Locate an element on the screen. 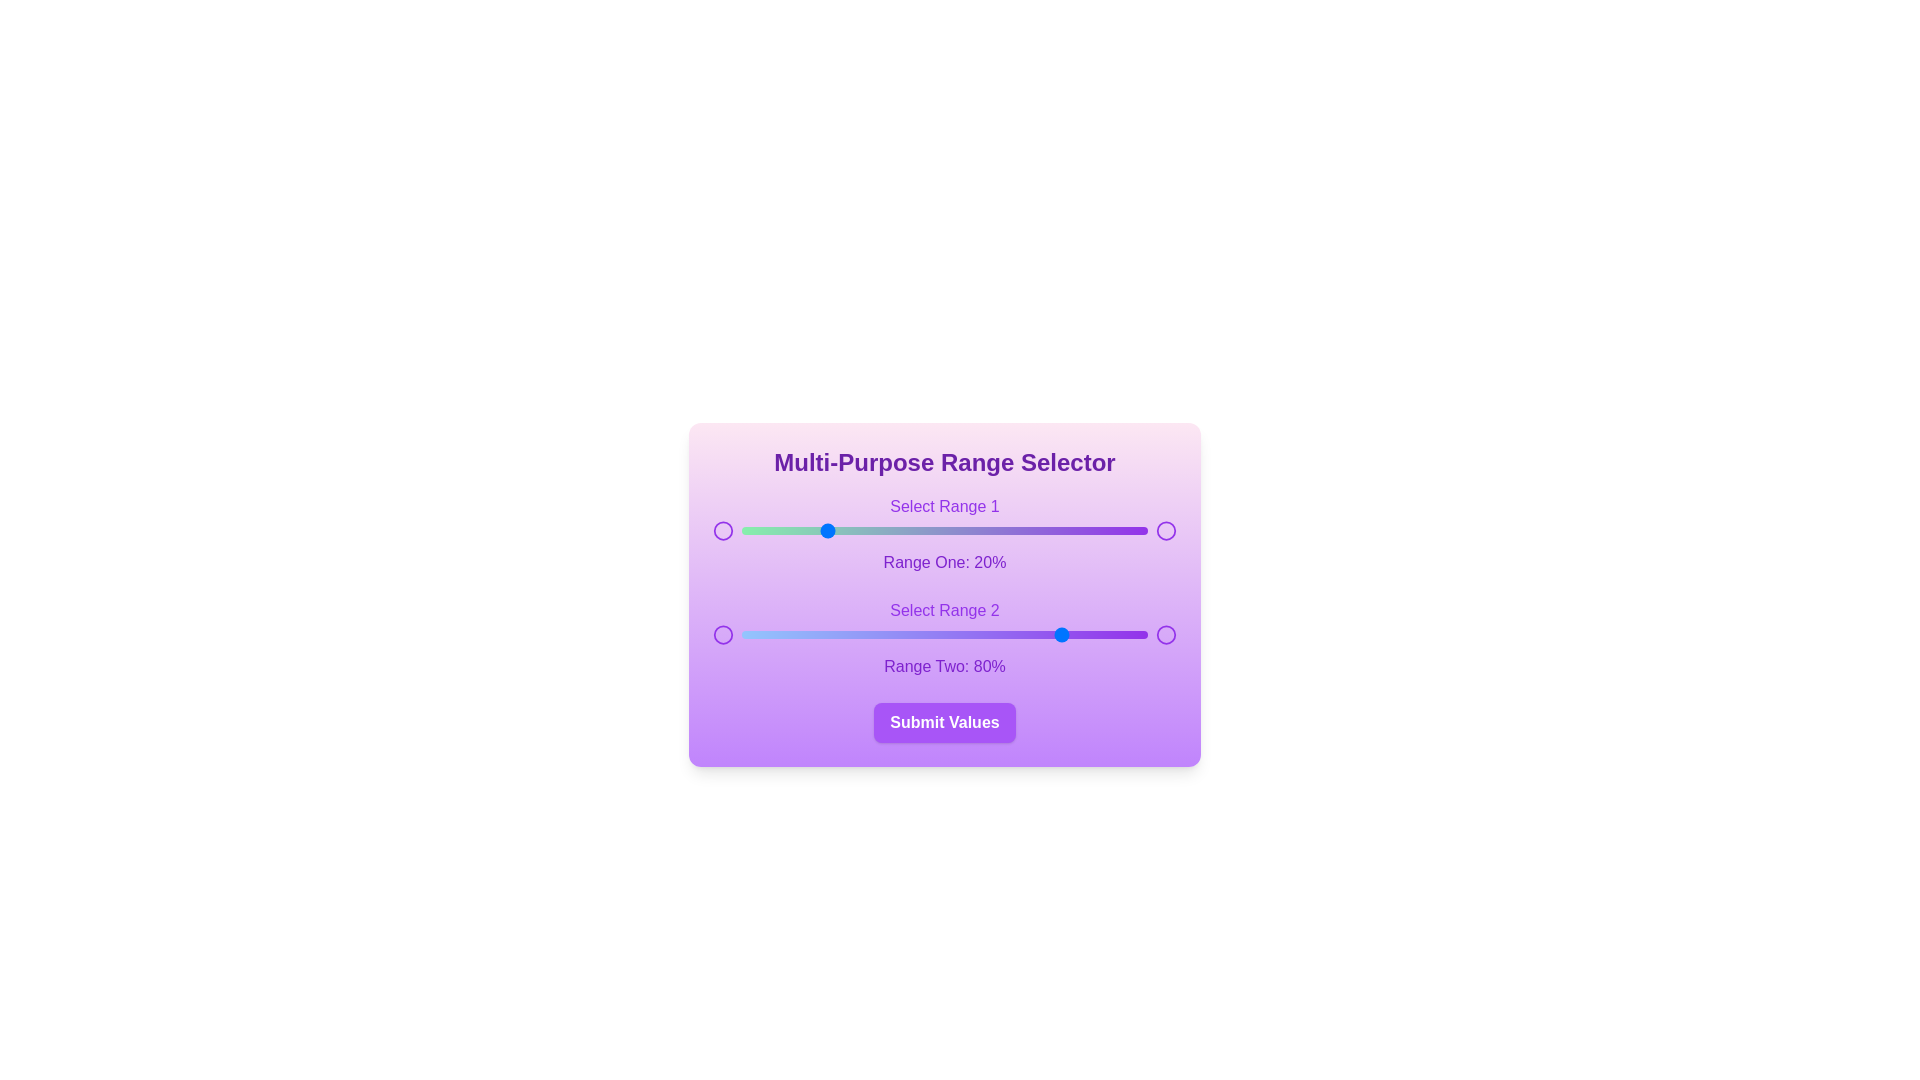 The image size is (1920, 1080). the first range slider to 85% is located at coordinates (1086, 530).